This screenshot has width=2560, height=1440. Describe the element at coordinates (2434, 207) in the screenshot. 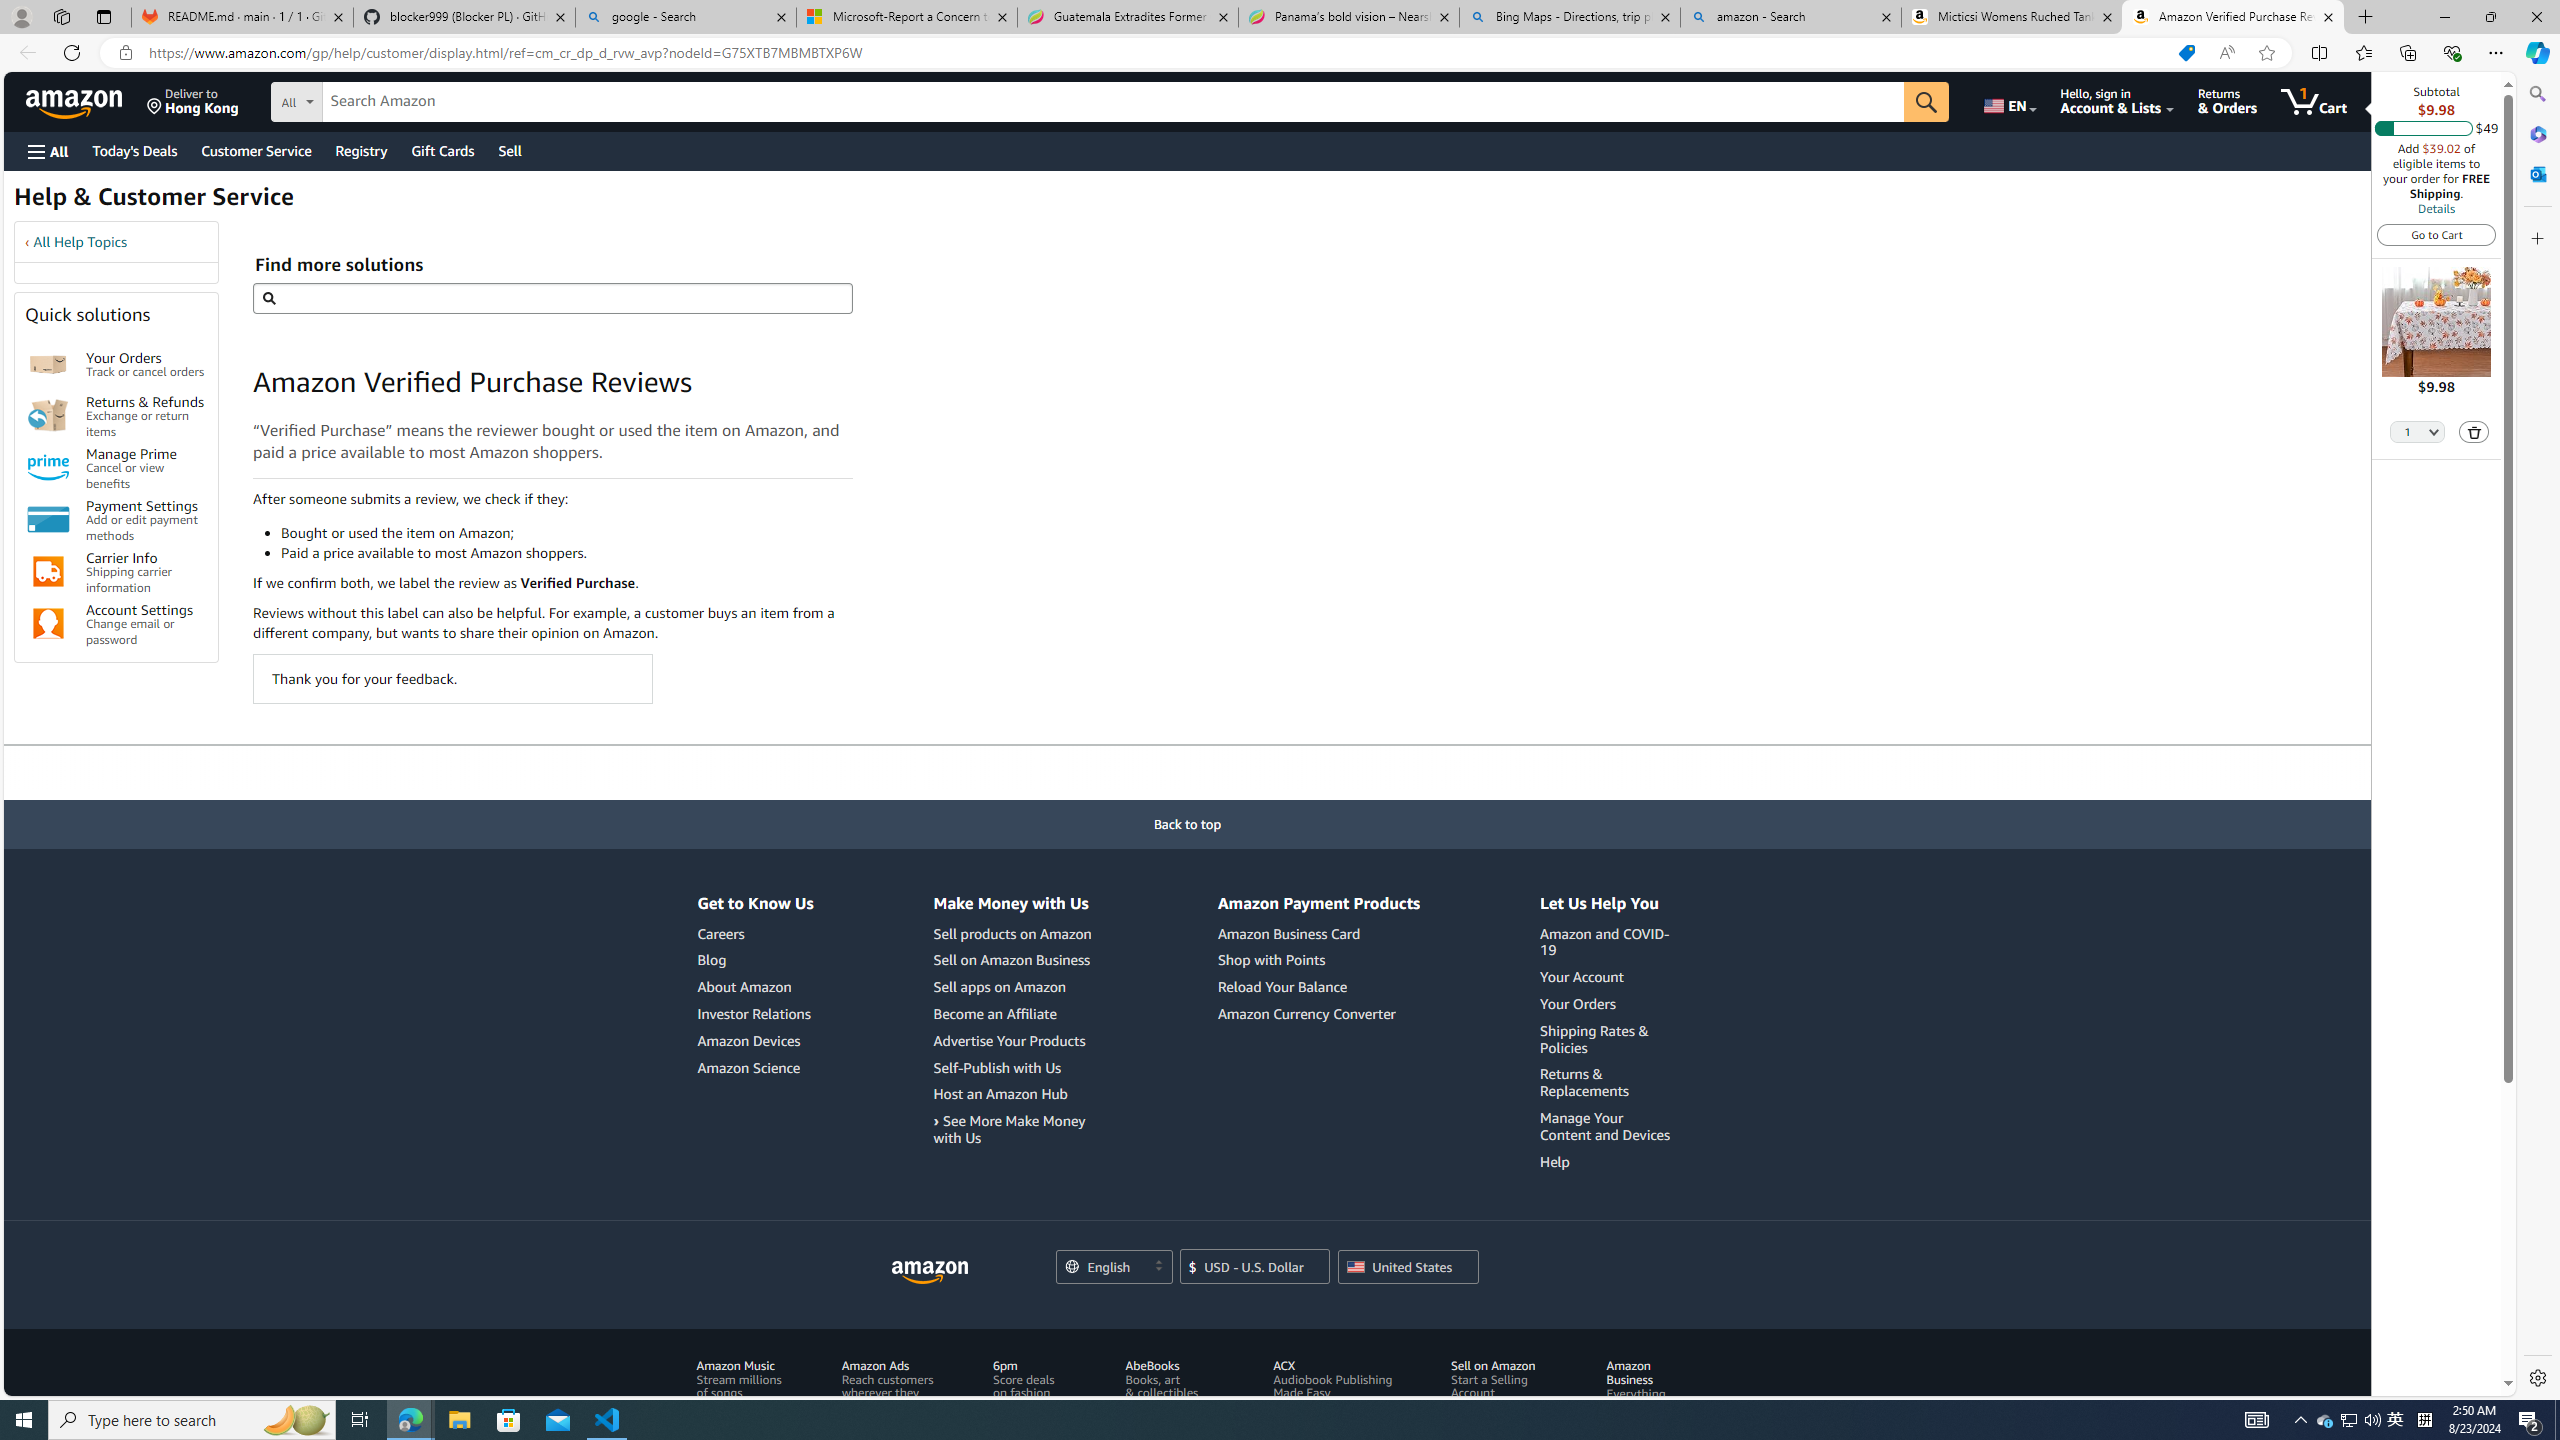

I see `'Details'` at that location.